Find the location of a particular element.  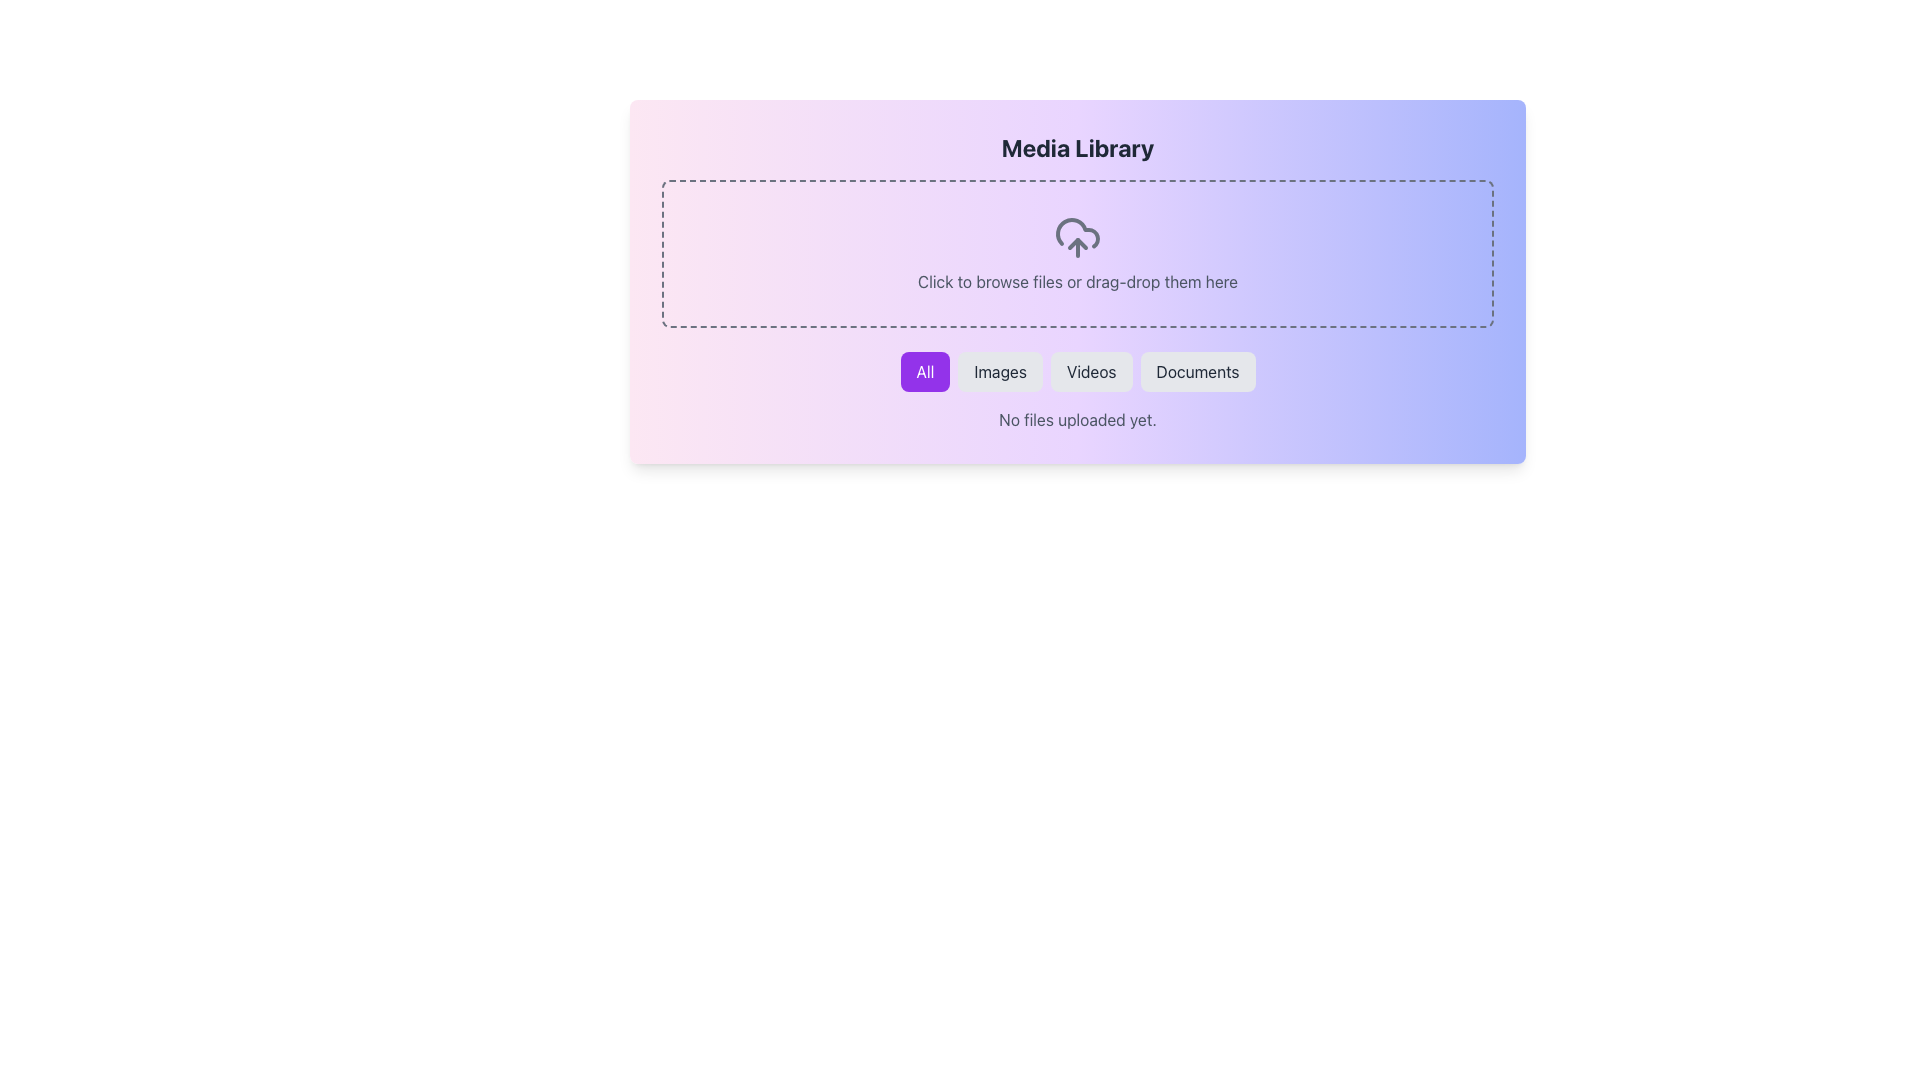

the fourth button in the horizontal group of buttons in the 'Media Library' card interface to filter the displayed content for documents is located at coordinates (1198, 371).